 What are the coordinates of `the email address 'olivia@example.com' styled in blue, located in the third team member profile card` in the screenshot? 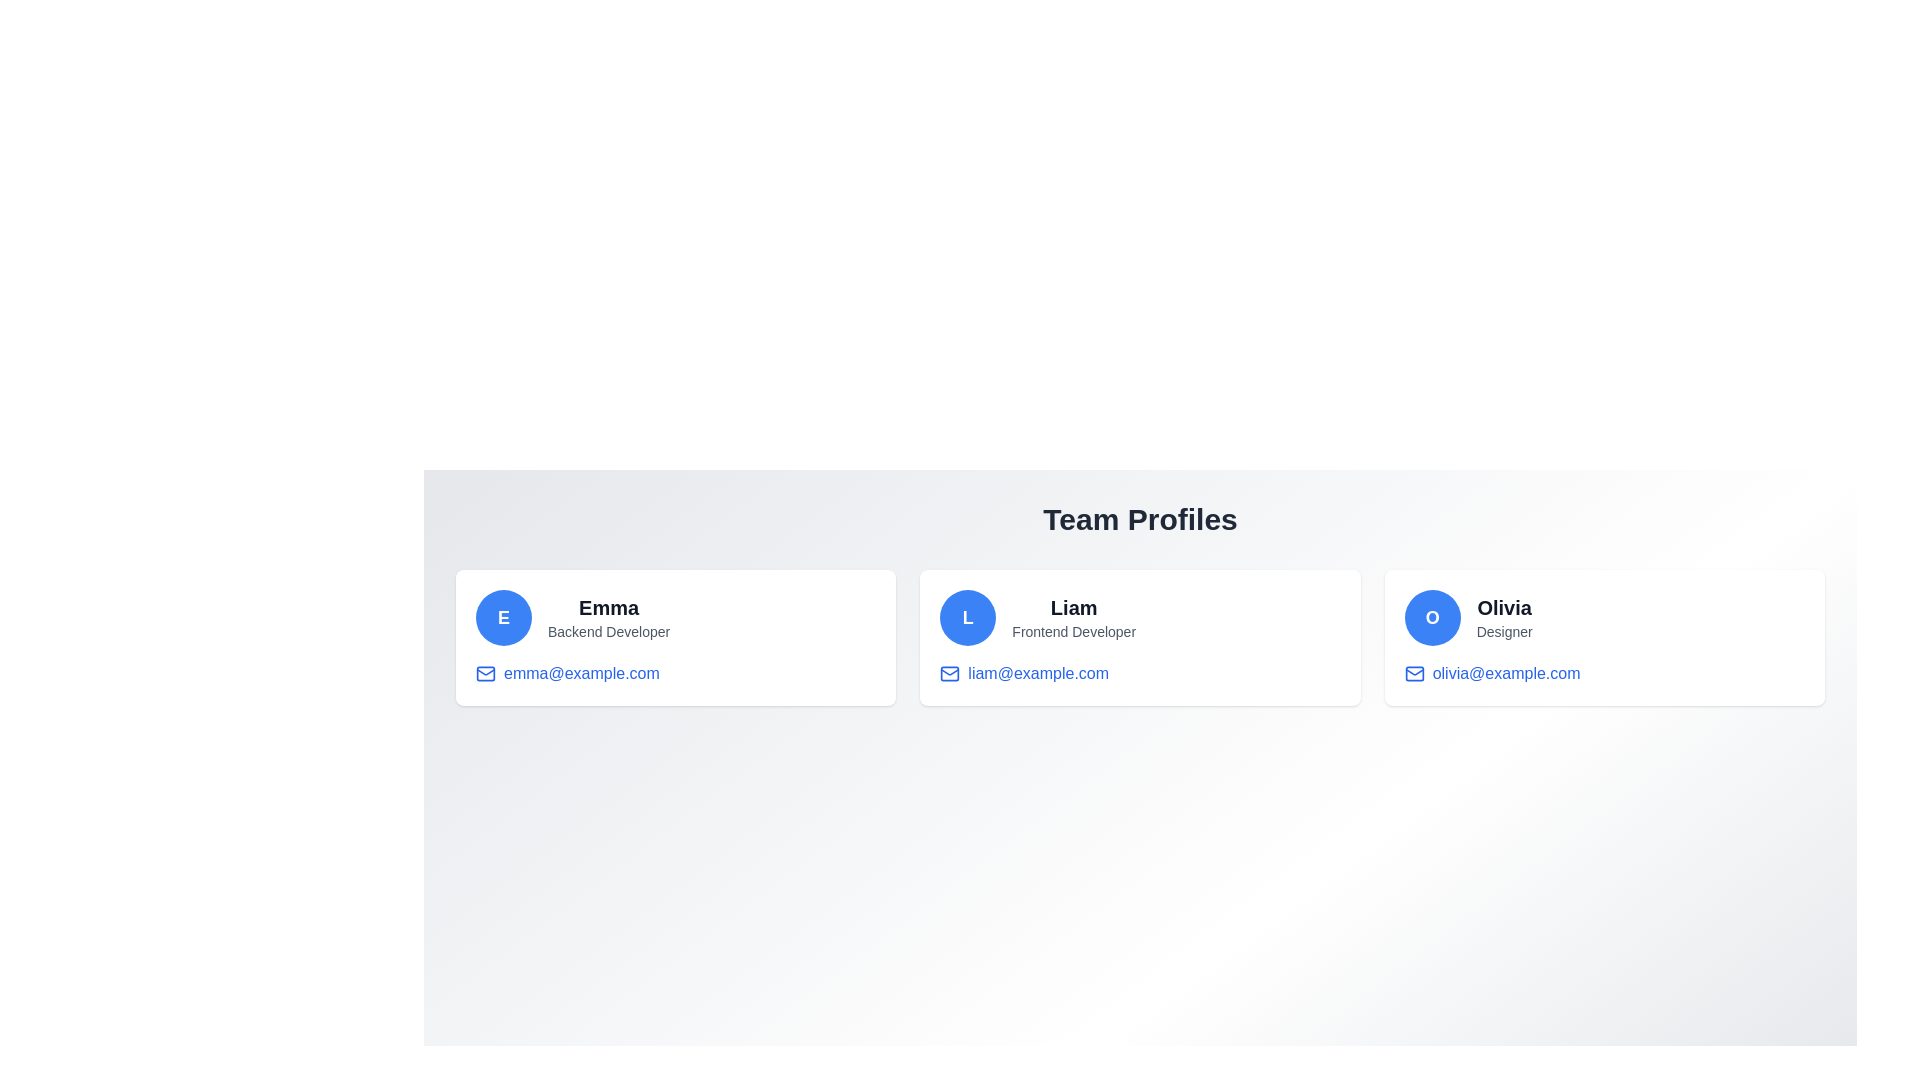 It's located at (1506, 674).